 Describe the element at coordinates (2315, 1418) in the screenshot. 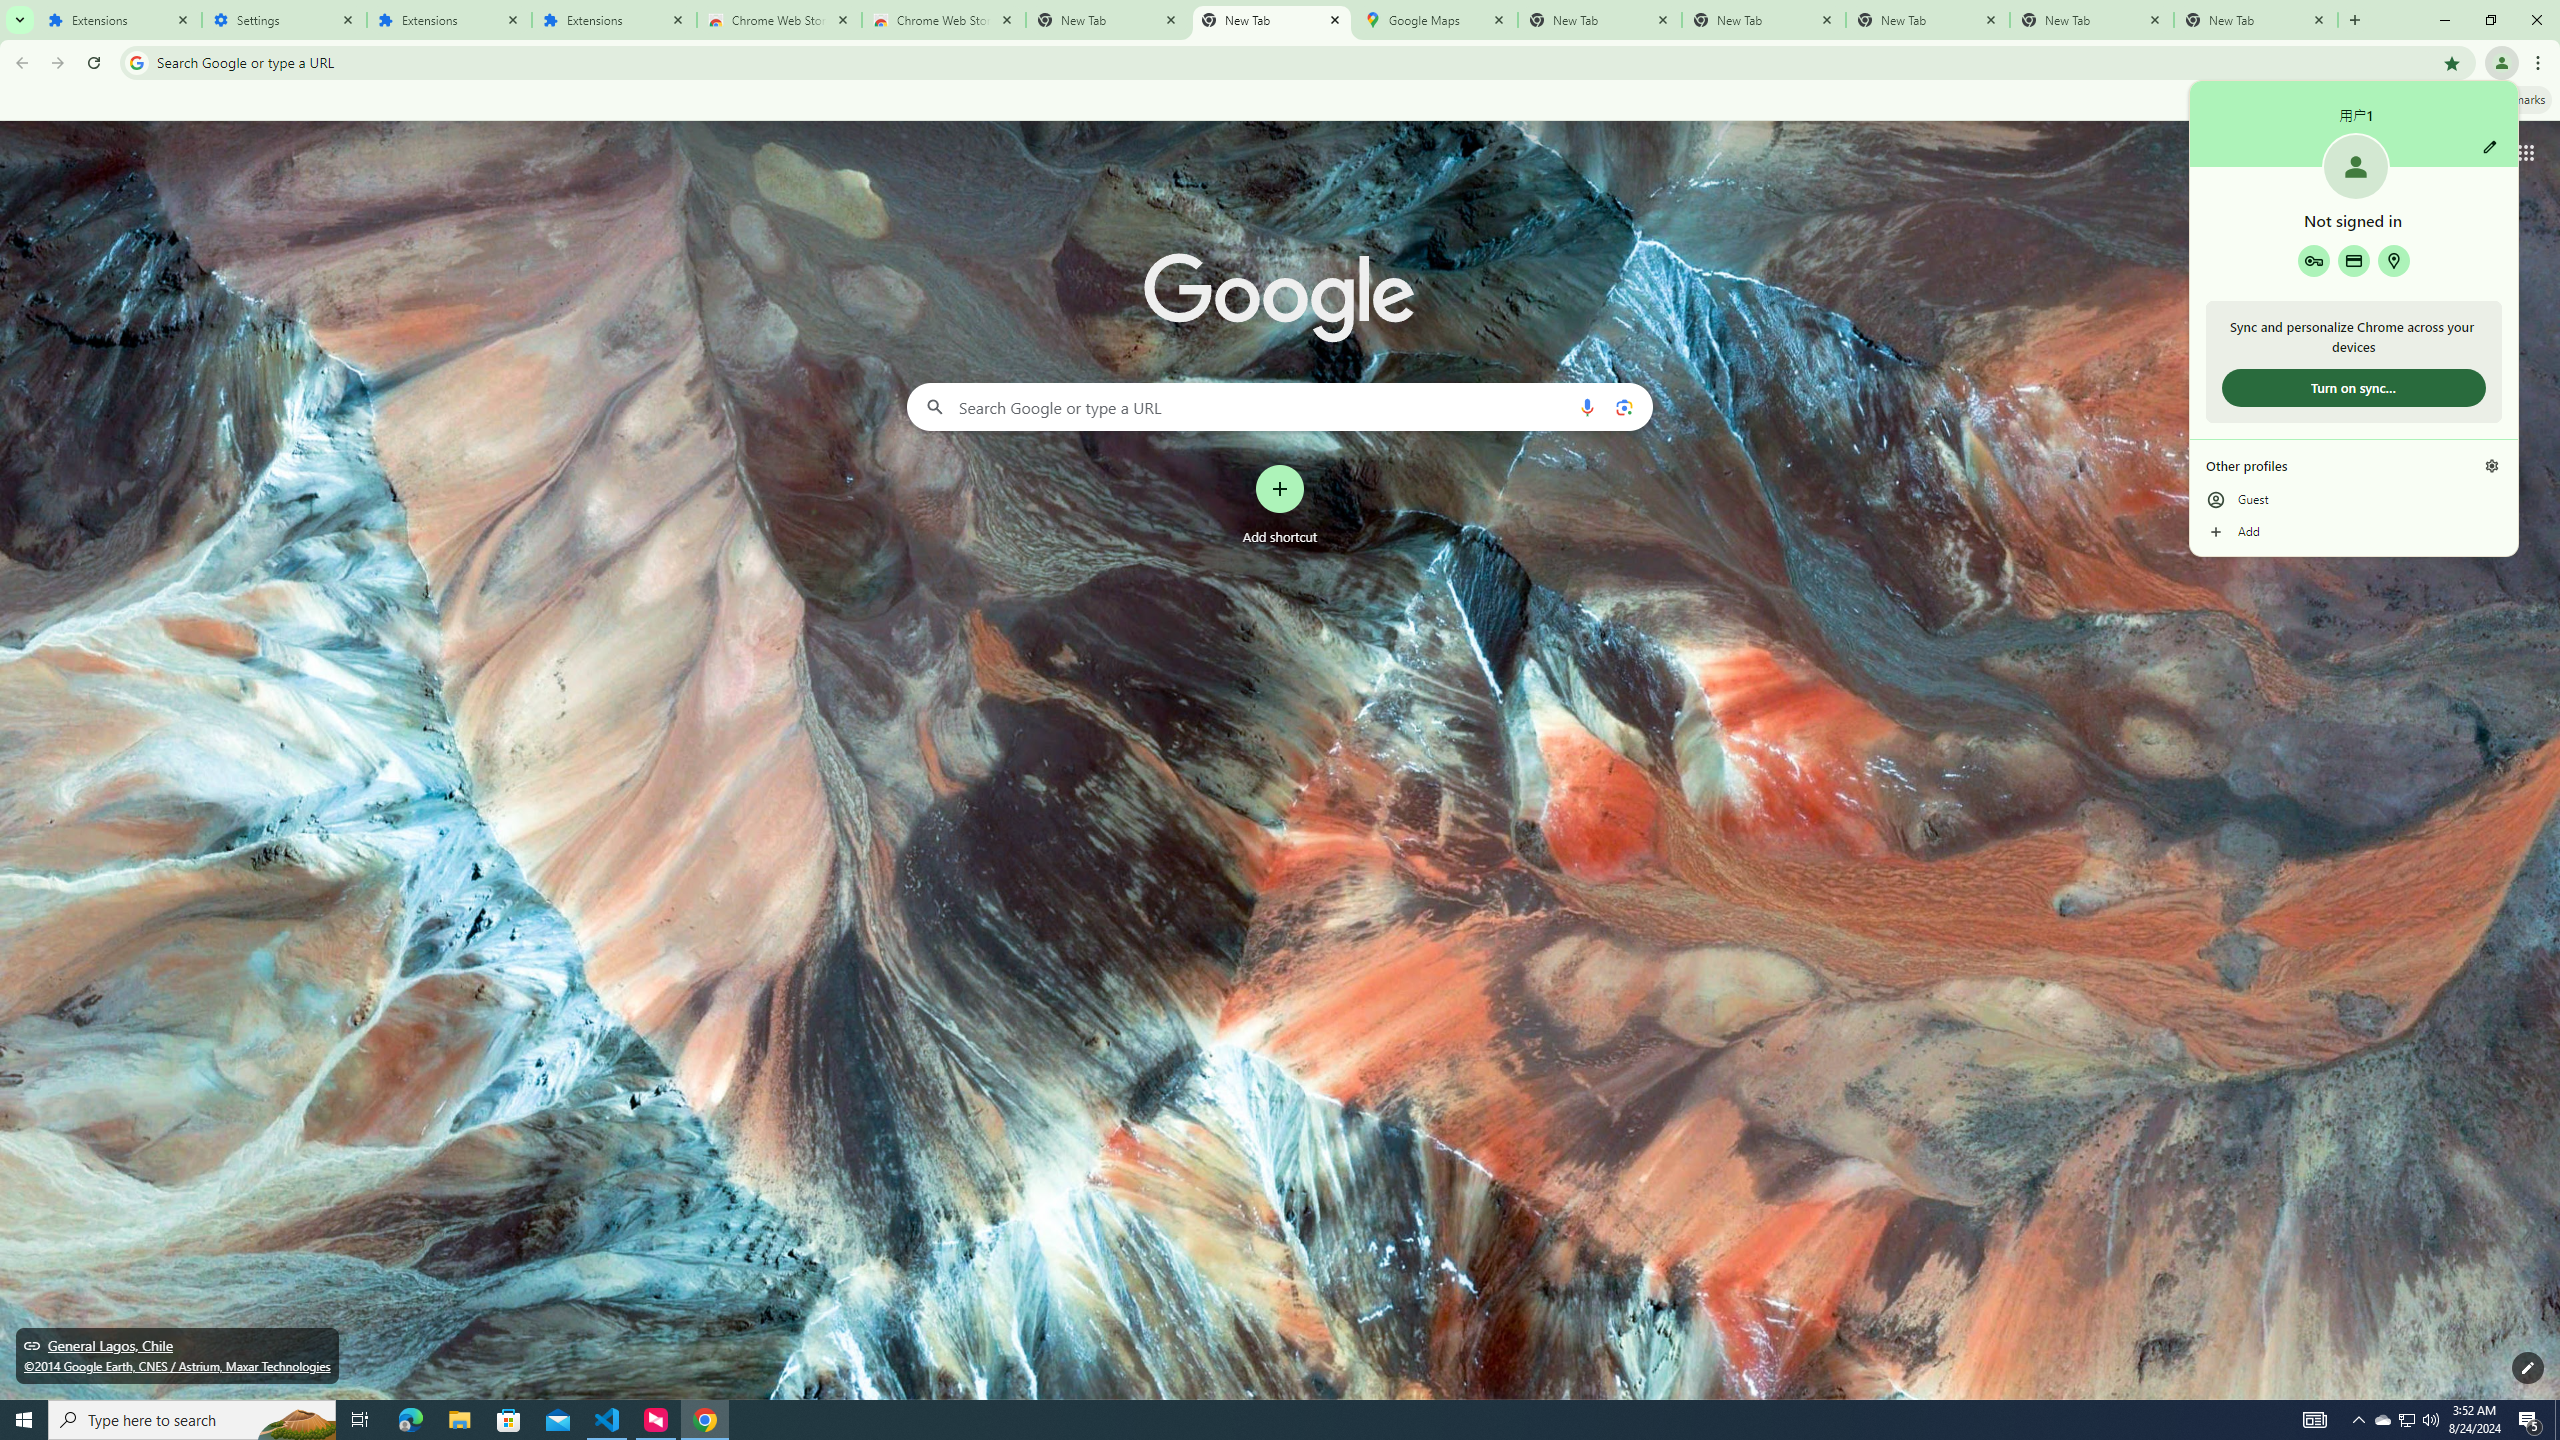

I see `'AutomationID: 4105'` at that location.